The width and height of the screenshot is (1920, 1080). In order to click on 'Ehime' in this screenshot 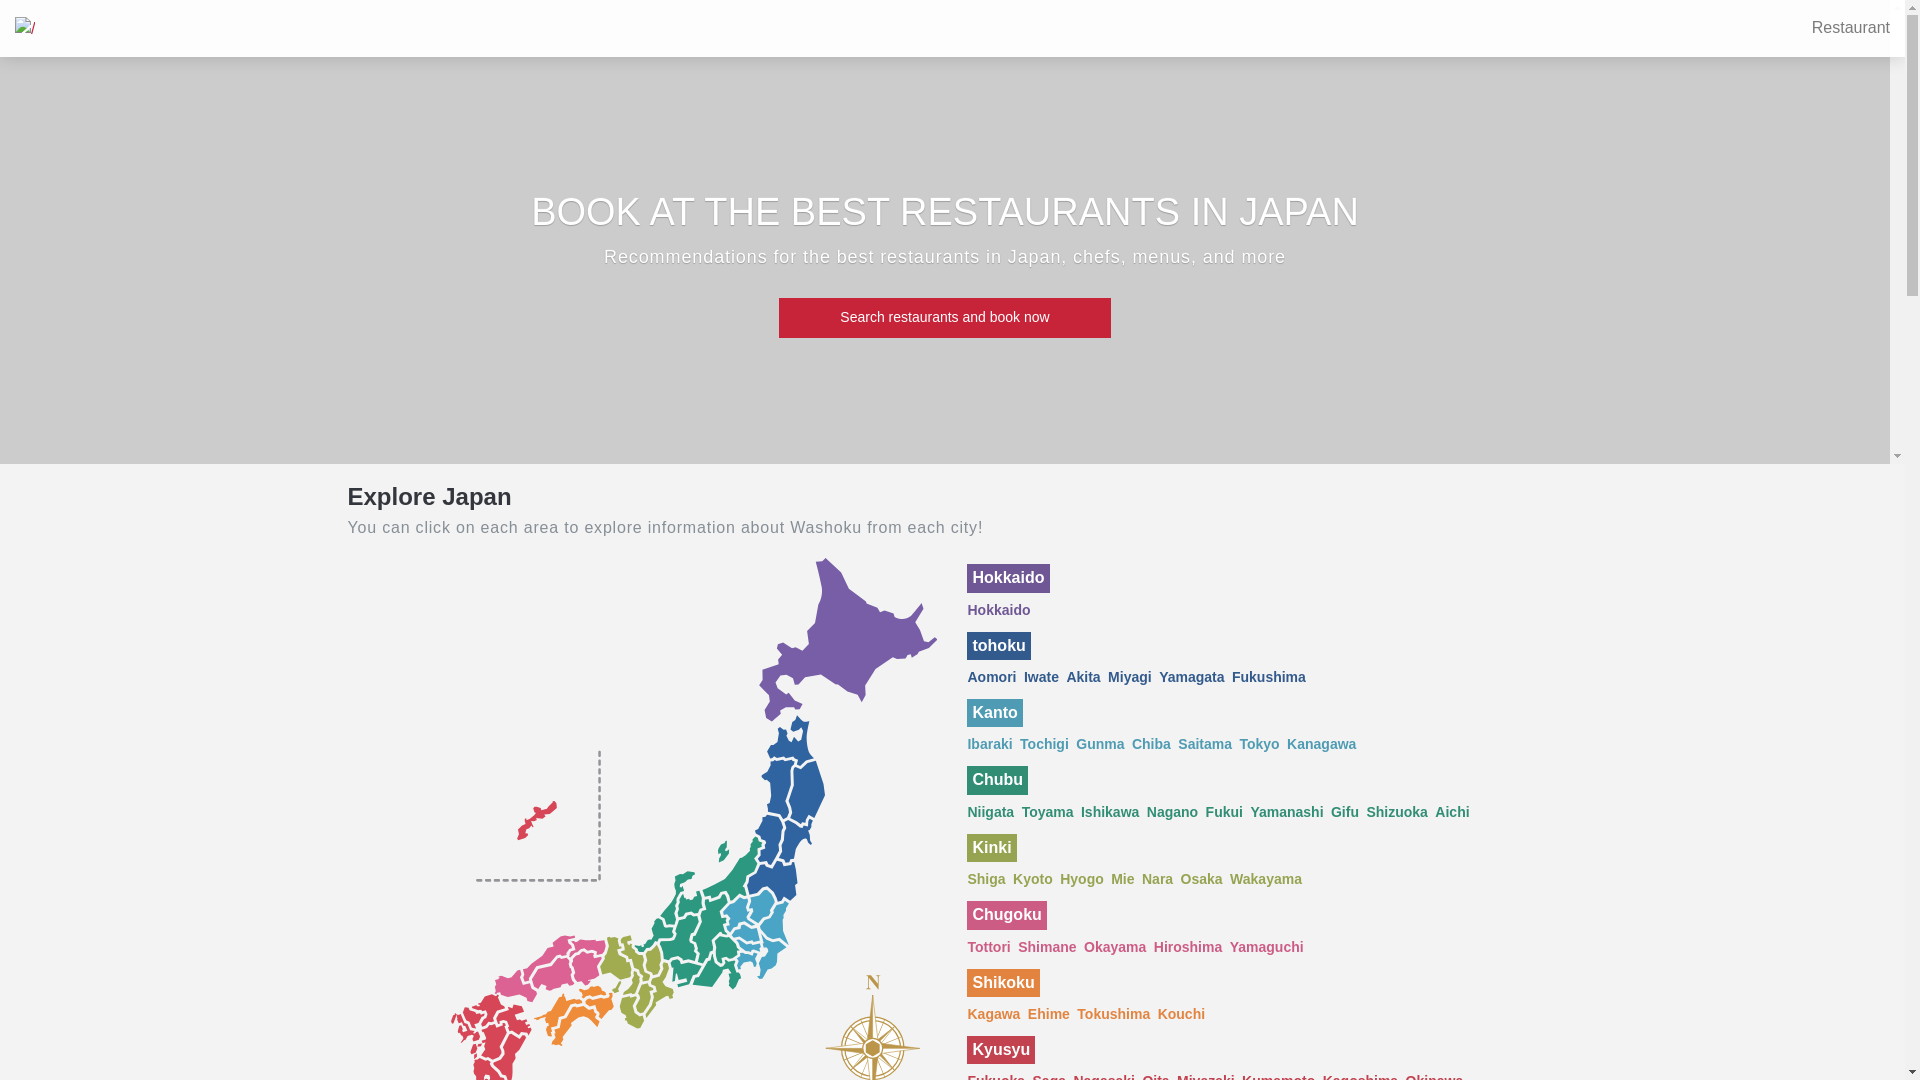, I will do `click(1048, 1014)`.